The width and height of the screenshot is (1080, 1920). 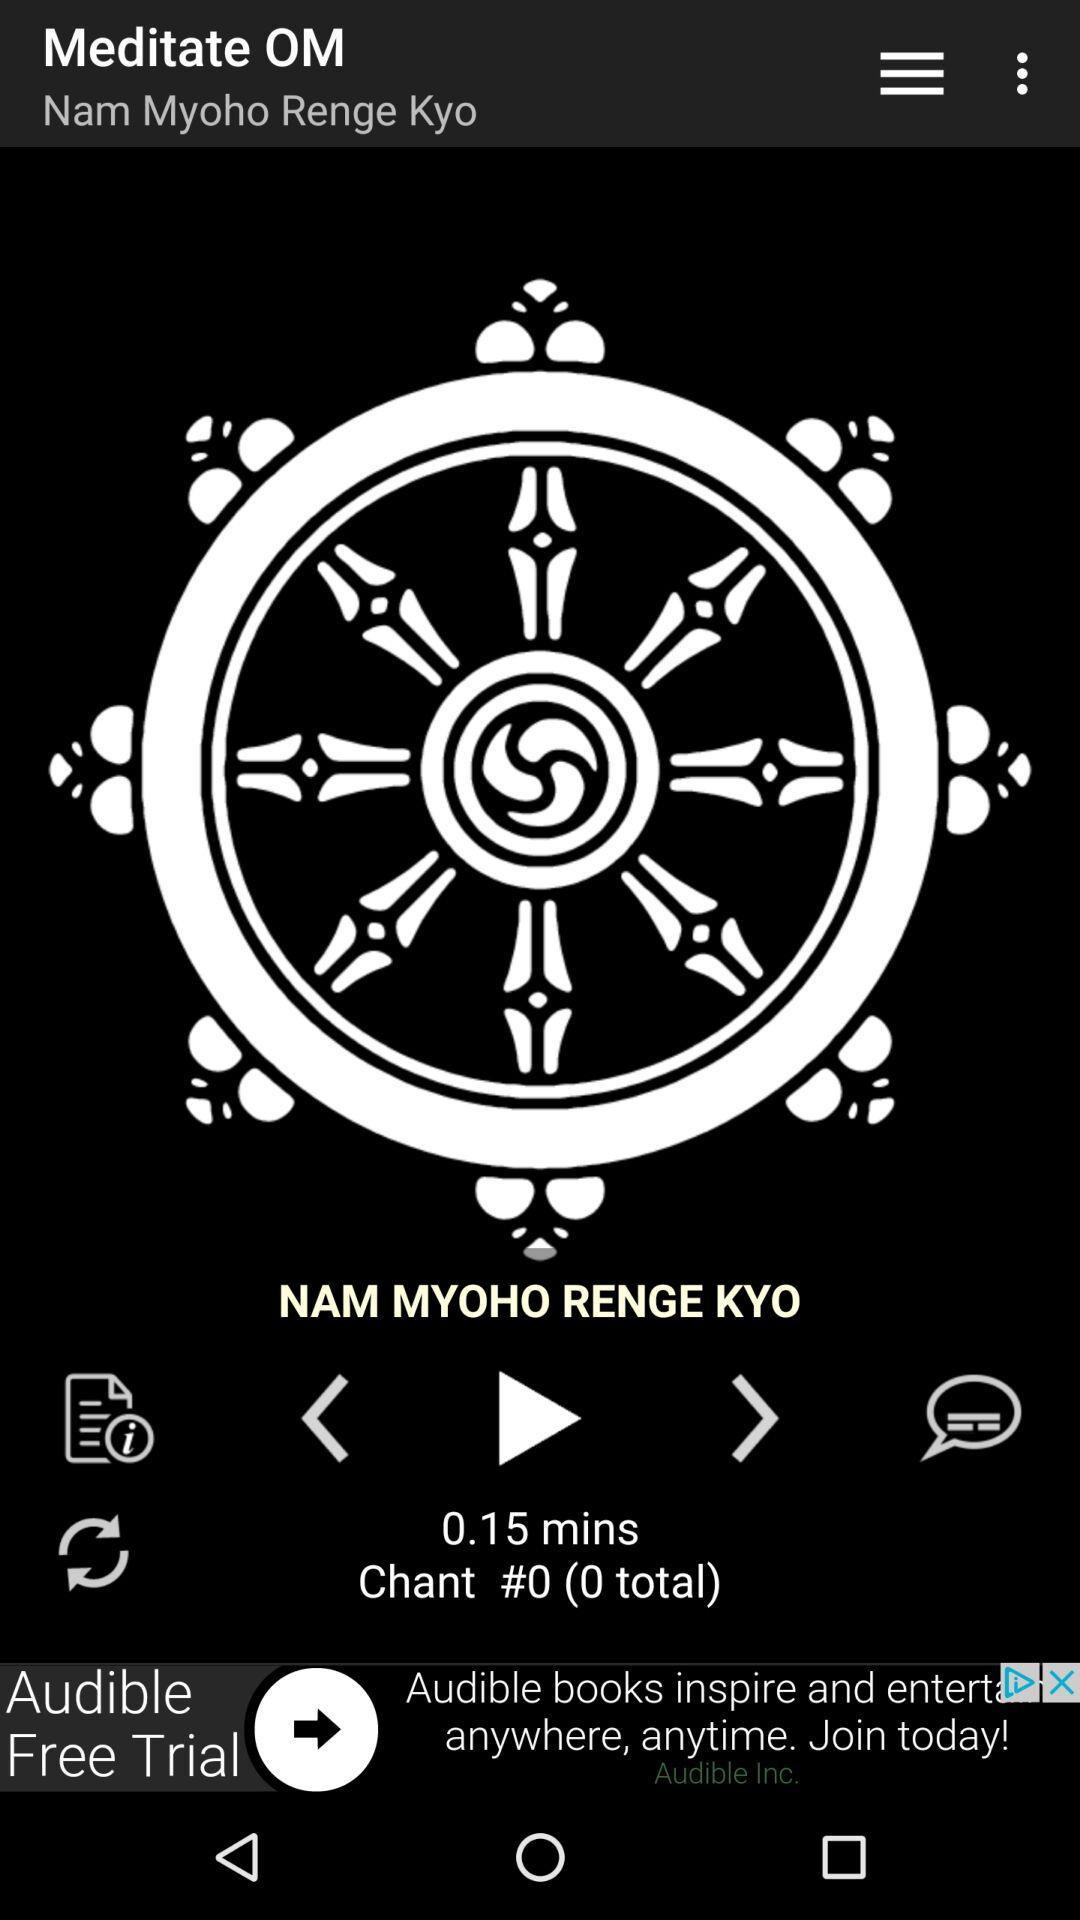 What do you see at coordinates (109, 1417) in the screenshot?
I see `show information about the active chant` at bounding box center [109, 1417].